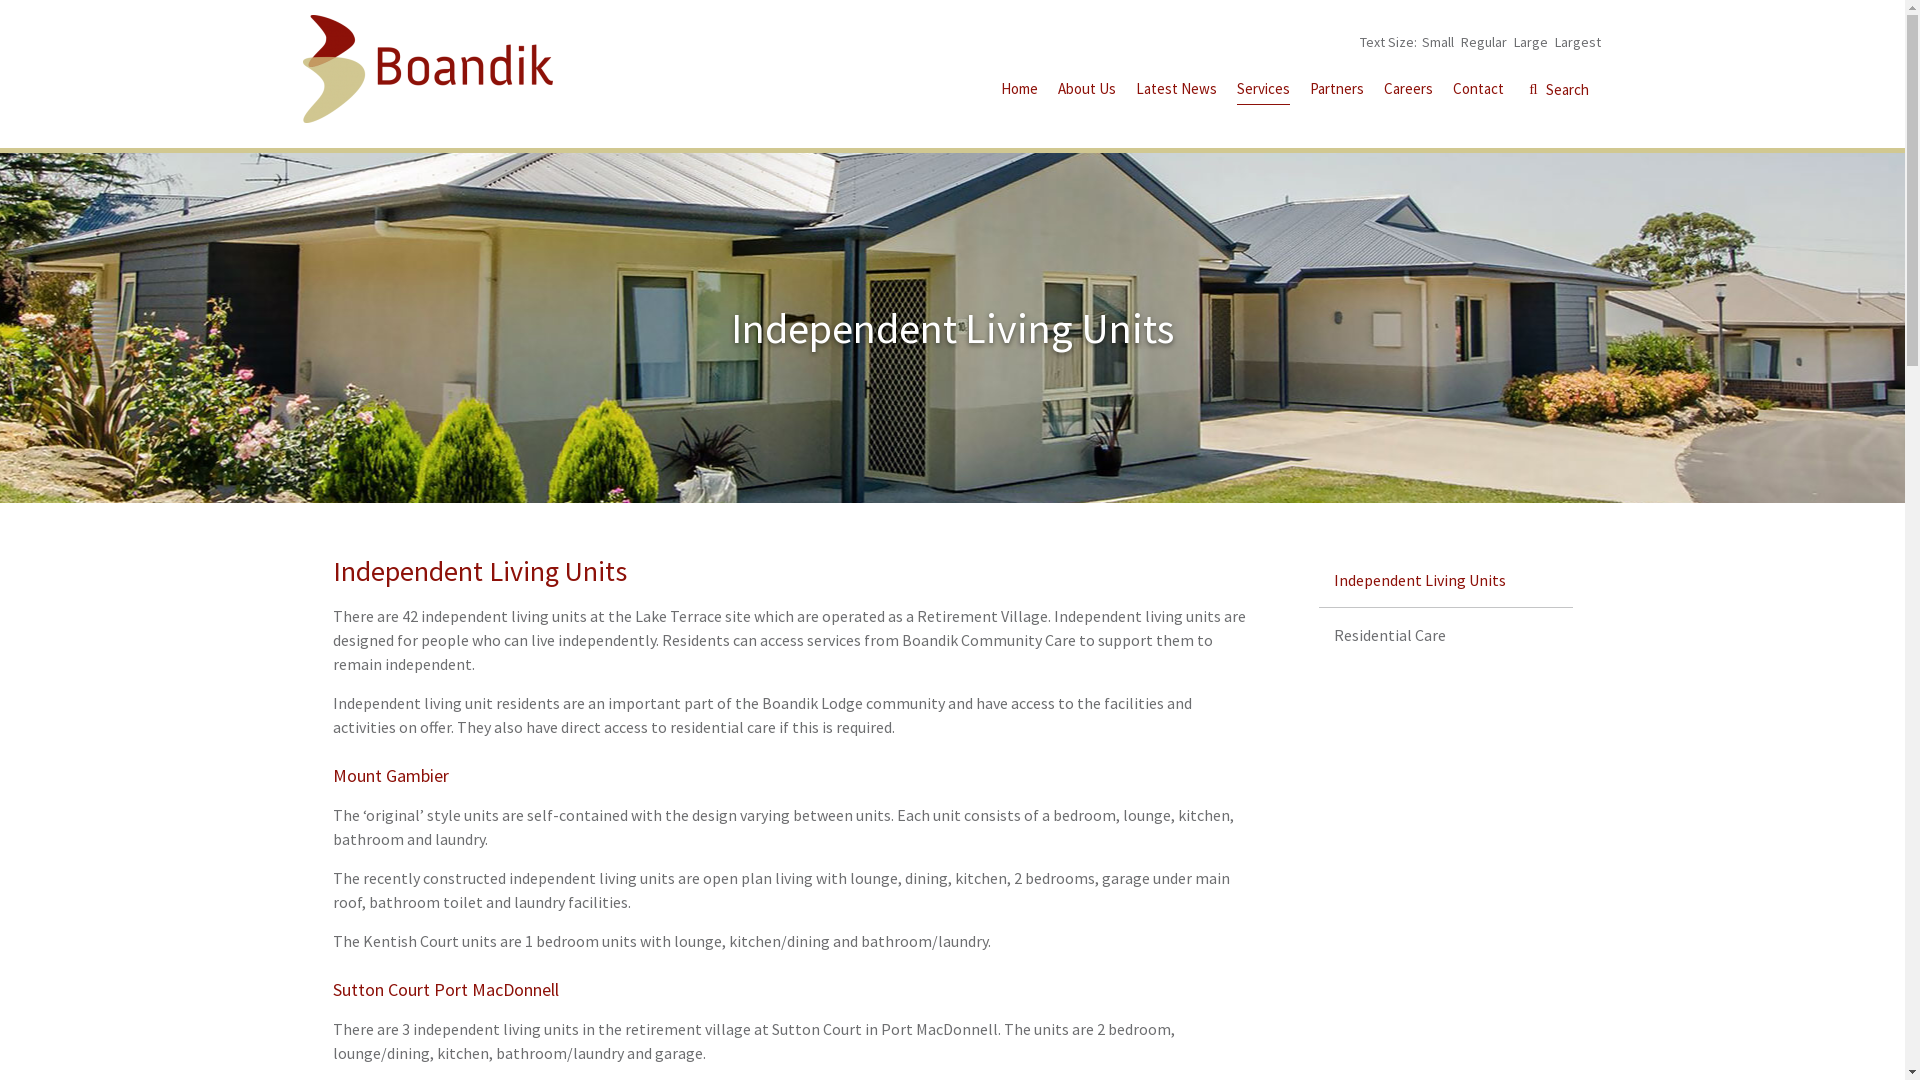  Describe the element at coordinates (1483, 42) in the screenshot. I see `'Regular'` at that location.